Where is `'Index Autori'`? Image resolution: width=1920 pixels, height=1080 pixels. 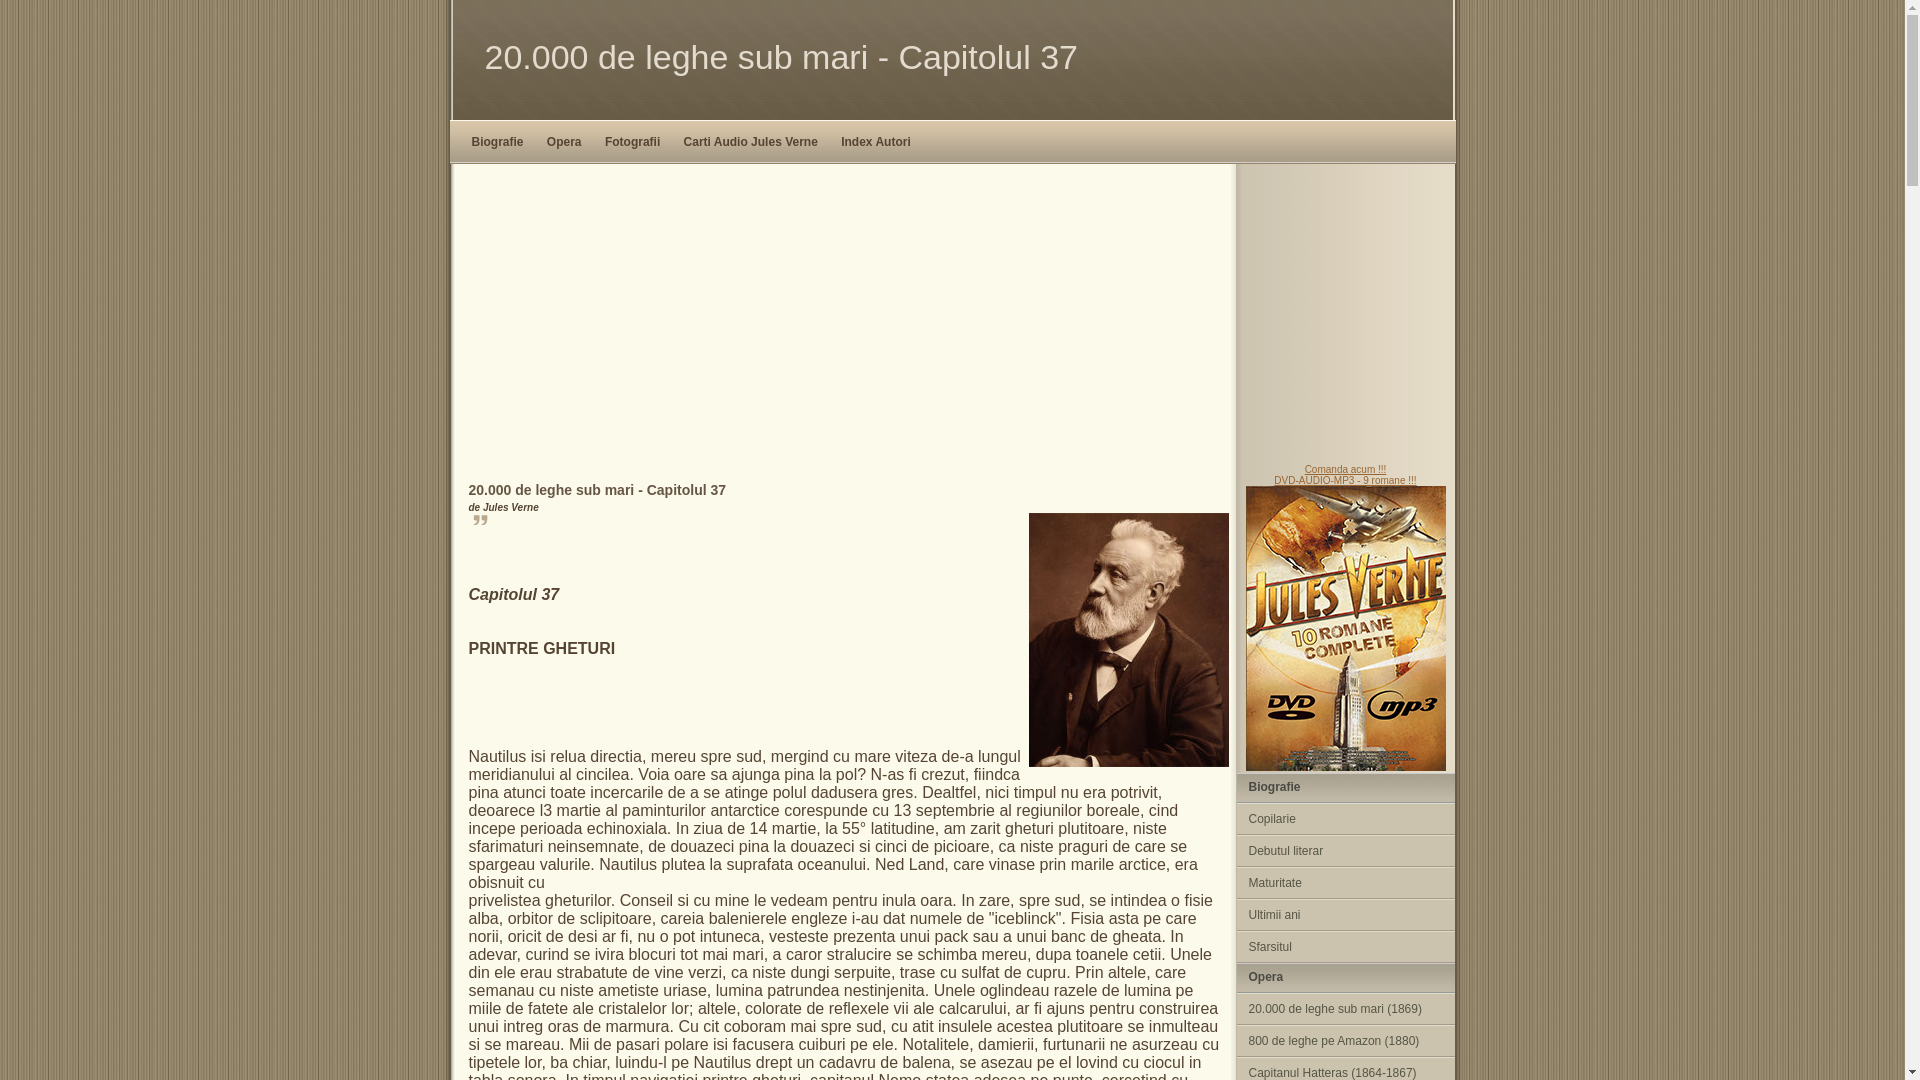 'Index Autori' is located at coordinates (875, 141).